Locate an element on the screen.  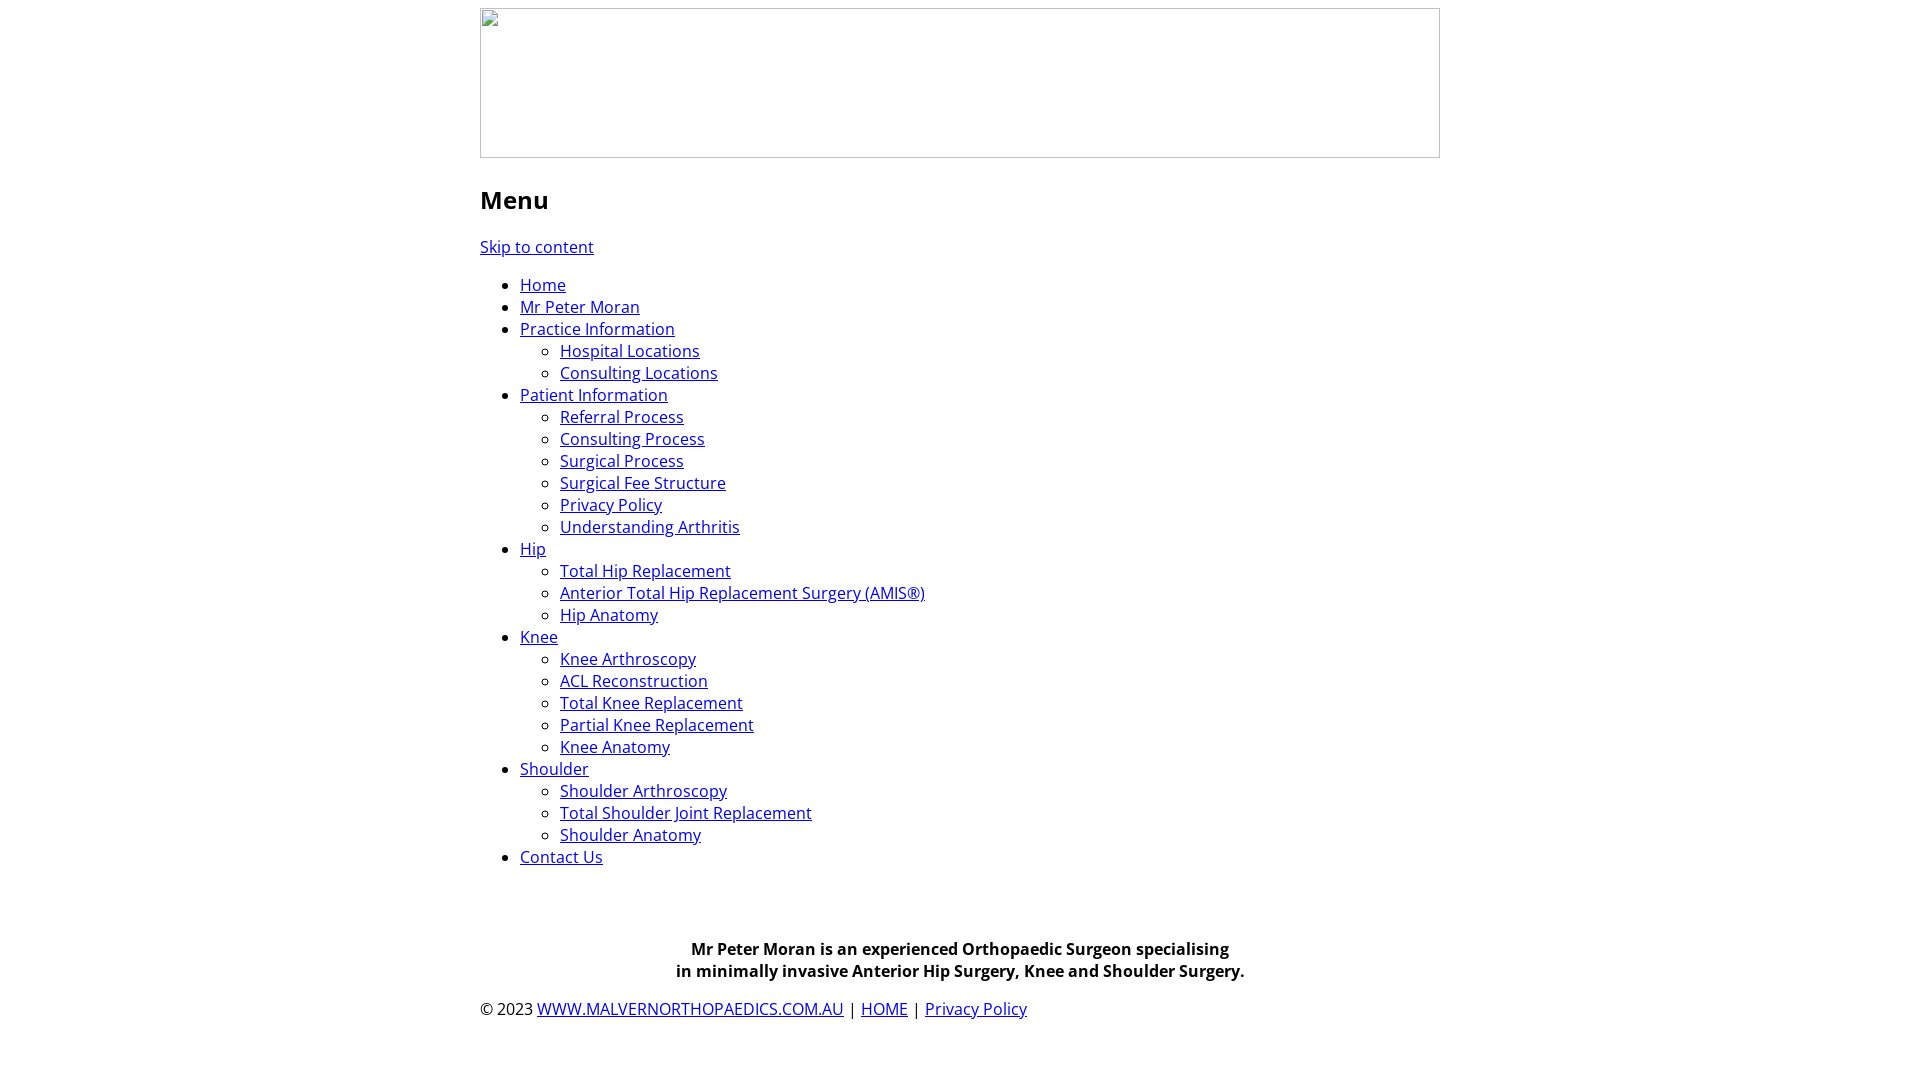
'Mr Peter Moran' is located at coordinates (519, 307).